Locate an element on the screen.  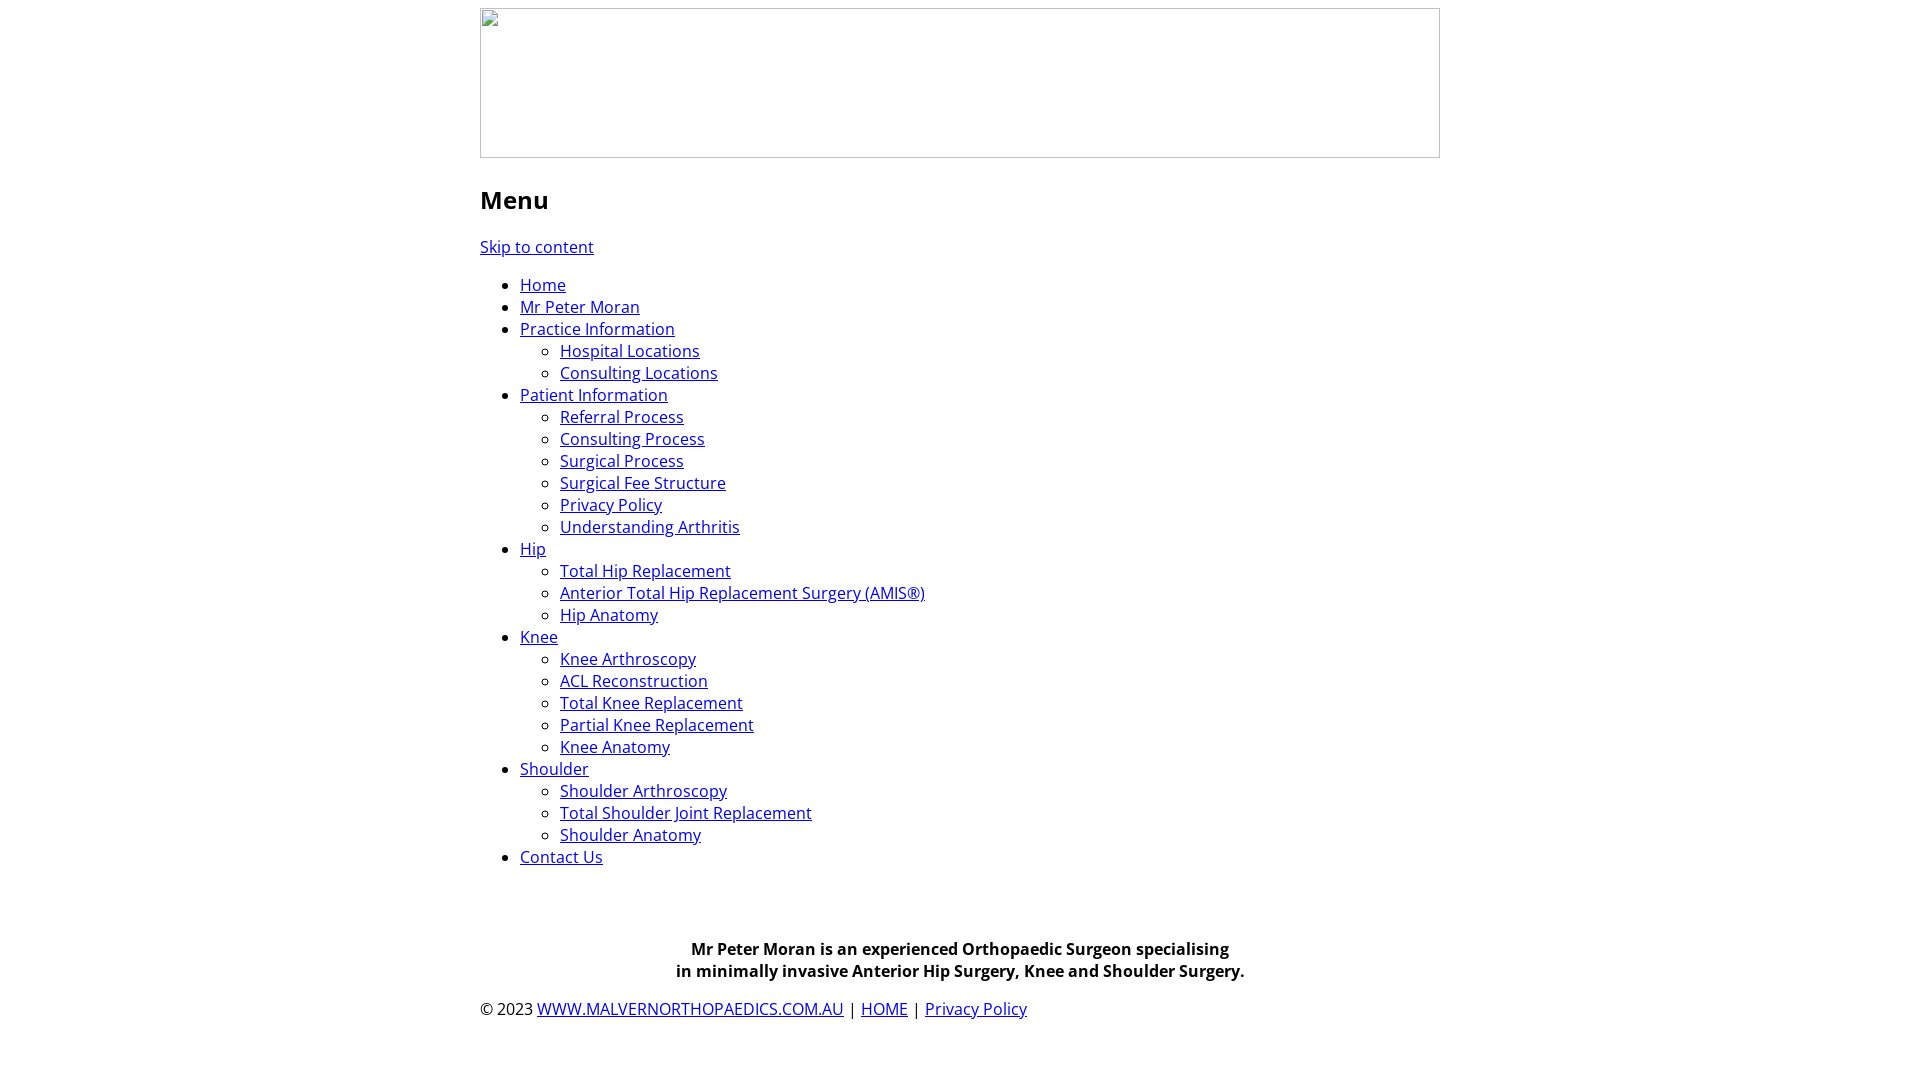
'Mr Peter Moran' is located at coordinates (519, 307).